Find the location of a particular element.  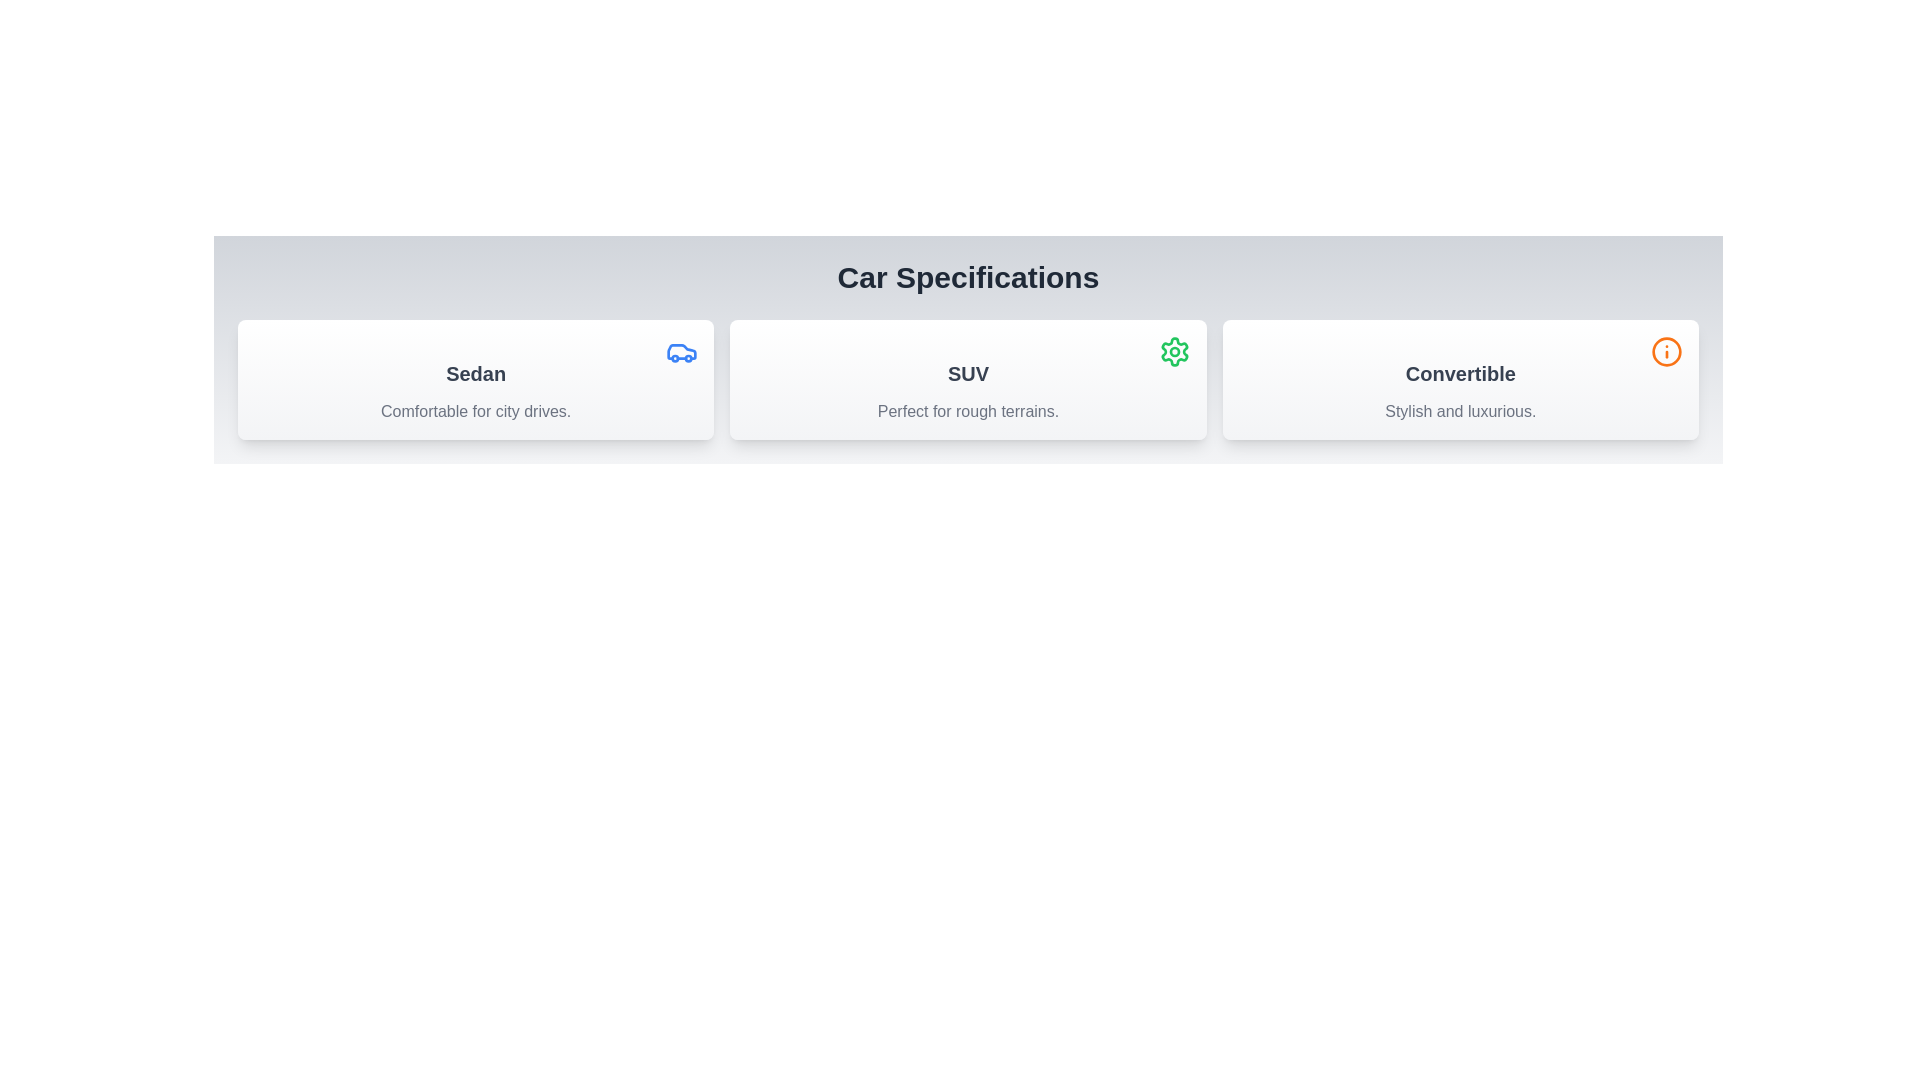

the Text Display element that provides a descriptive remark about the suitability of the Sedan, located directly beneath the 'Sedan' title and centrally positioned within the first card of a horizontal array of three cards is located at coordinates (475, 411).